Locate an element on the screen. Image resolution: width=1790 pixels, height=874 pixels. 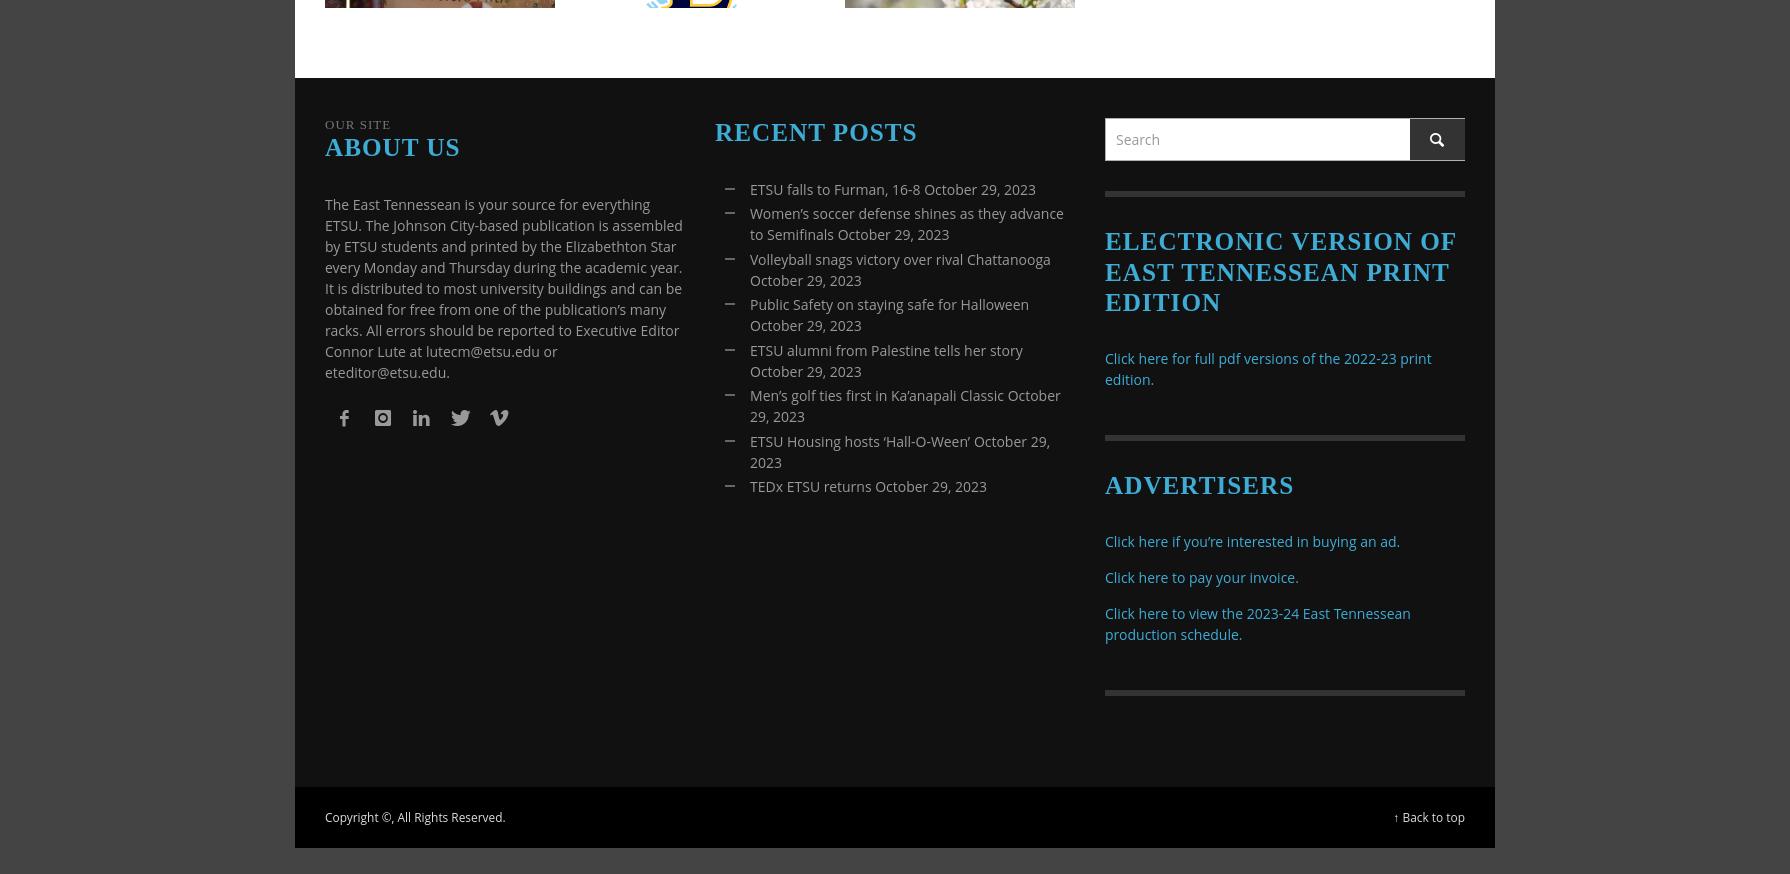
'Recent Posts' is located at coordinates (815, 132).